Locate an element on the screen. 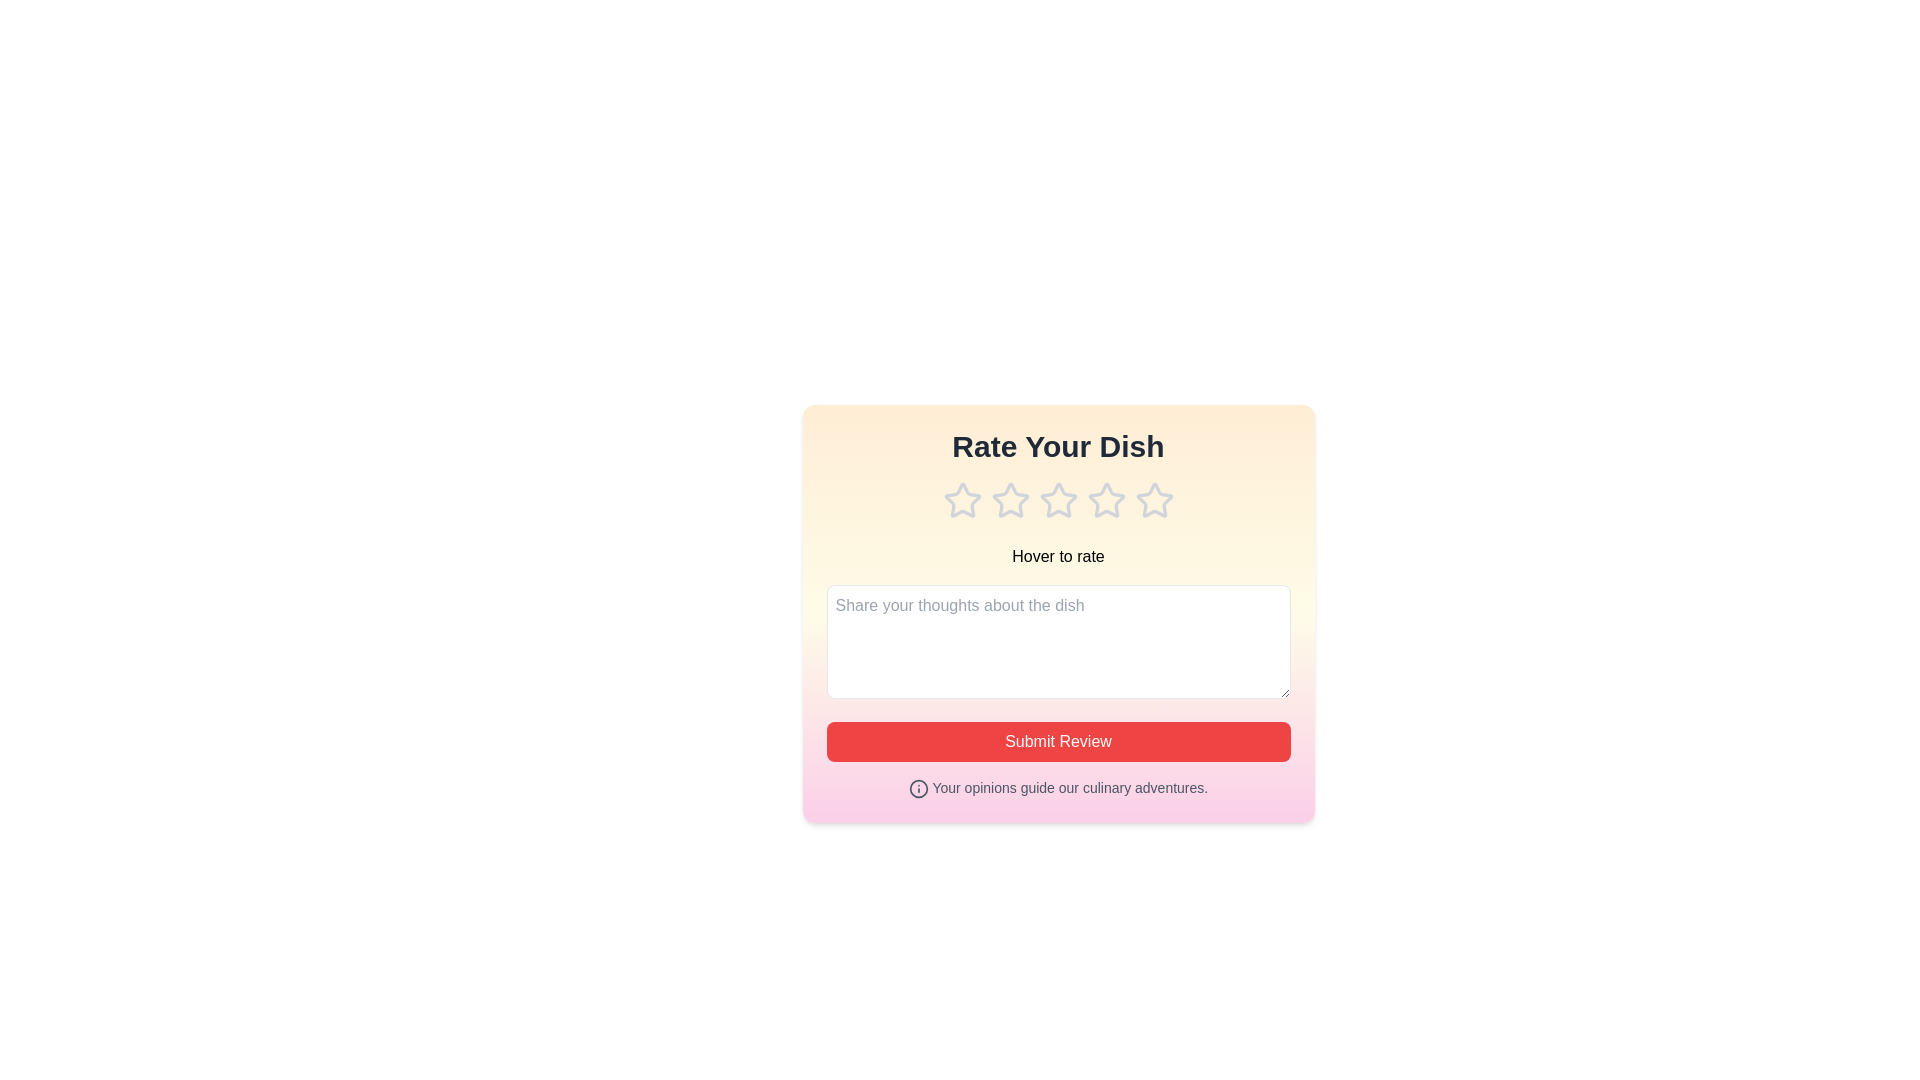  the rating to 1 stars by clicking on the corresponding star is located at coordinates (962, 500).